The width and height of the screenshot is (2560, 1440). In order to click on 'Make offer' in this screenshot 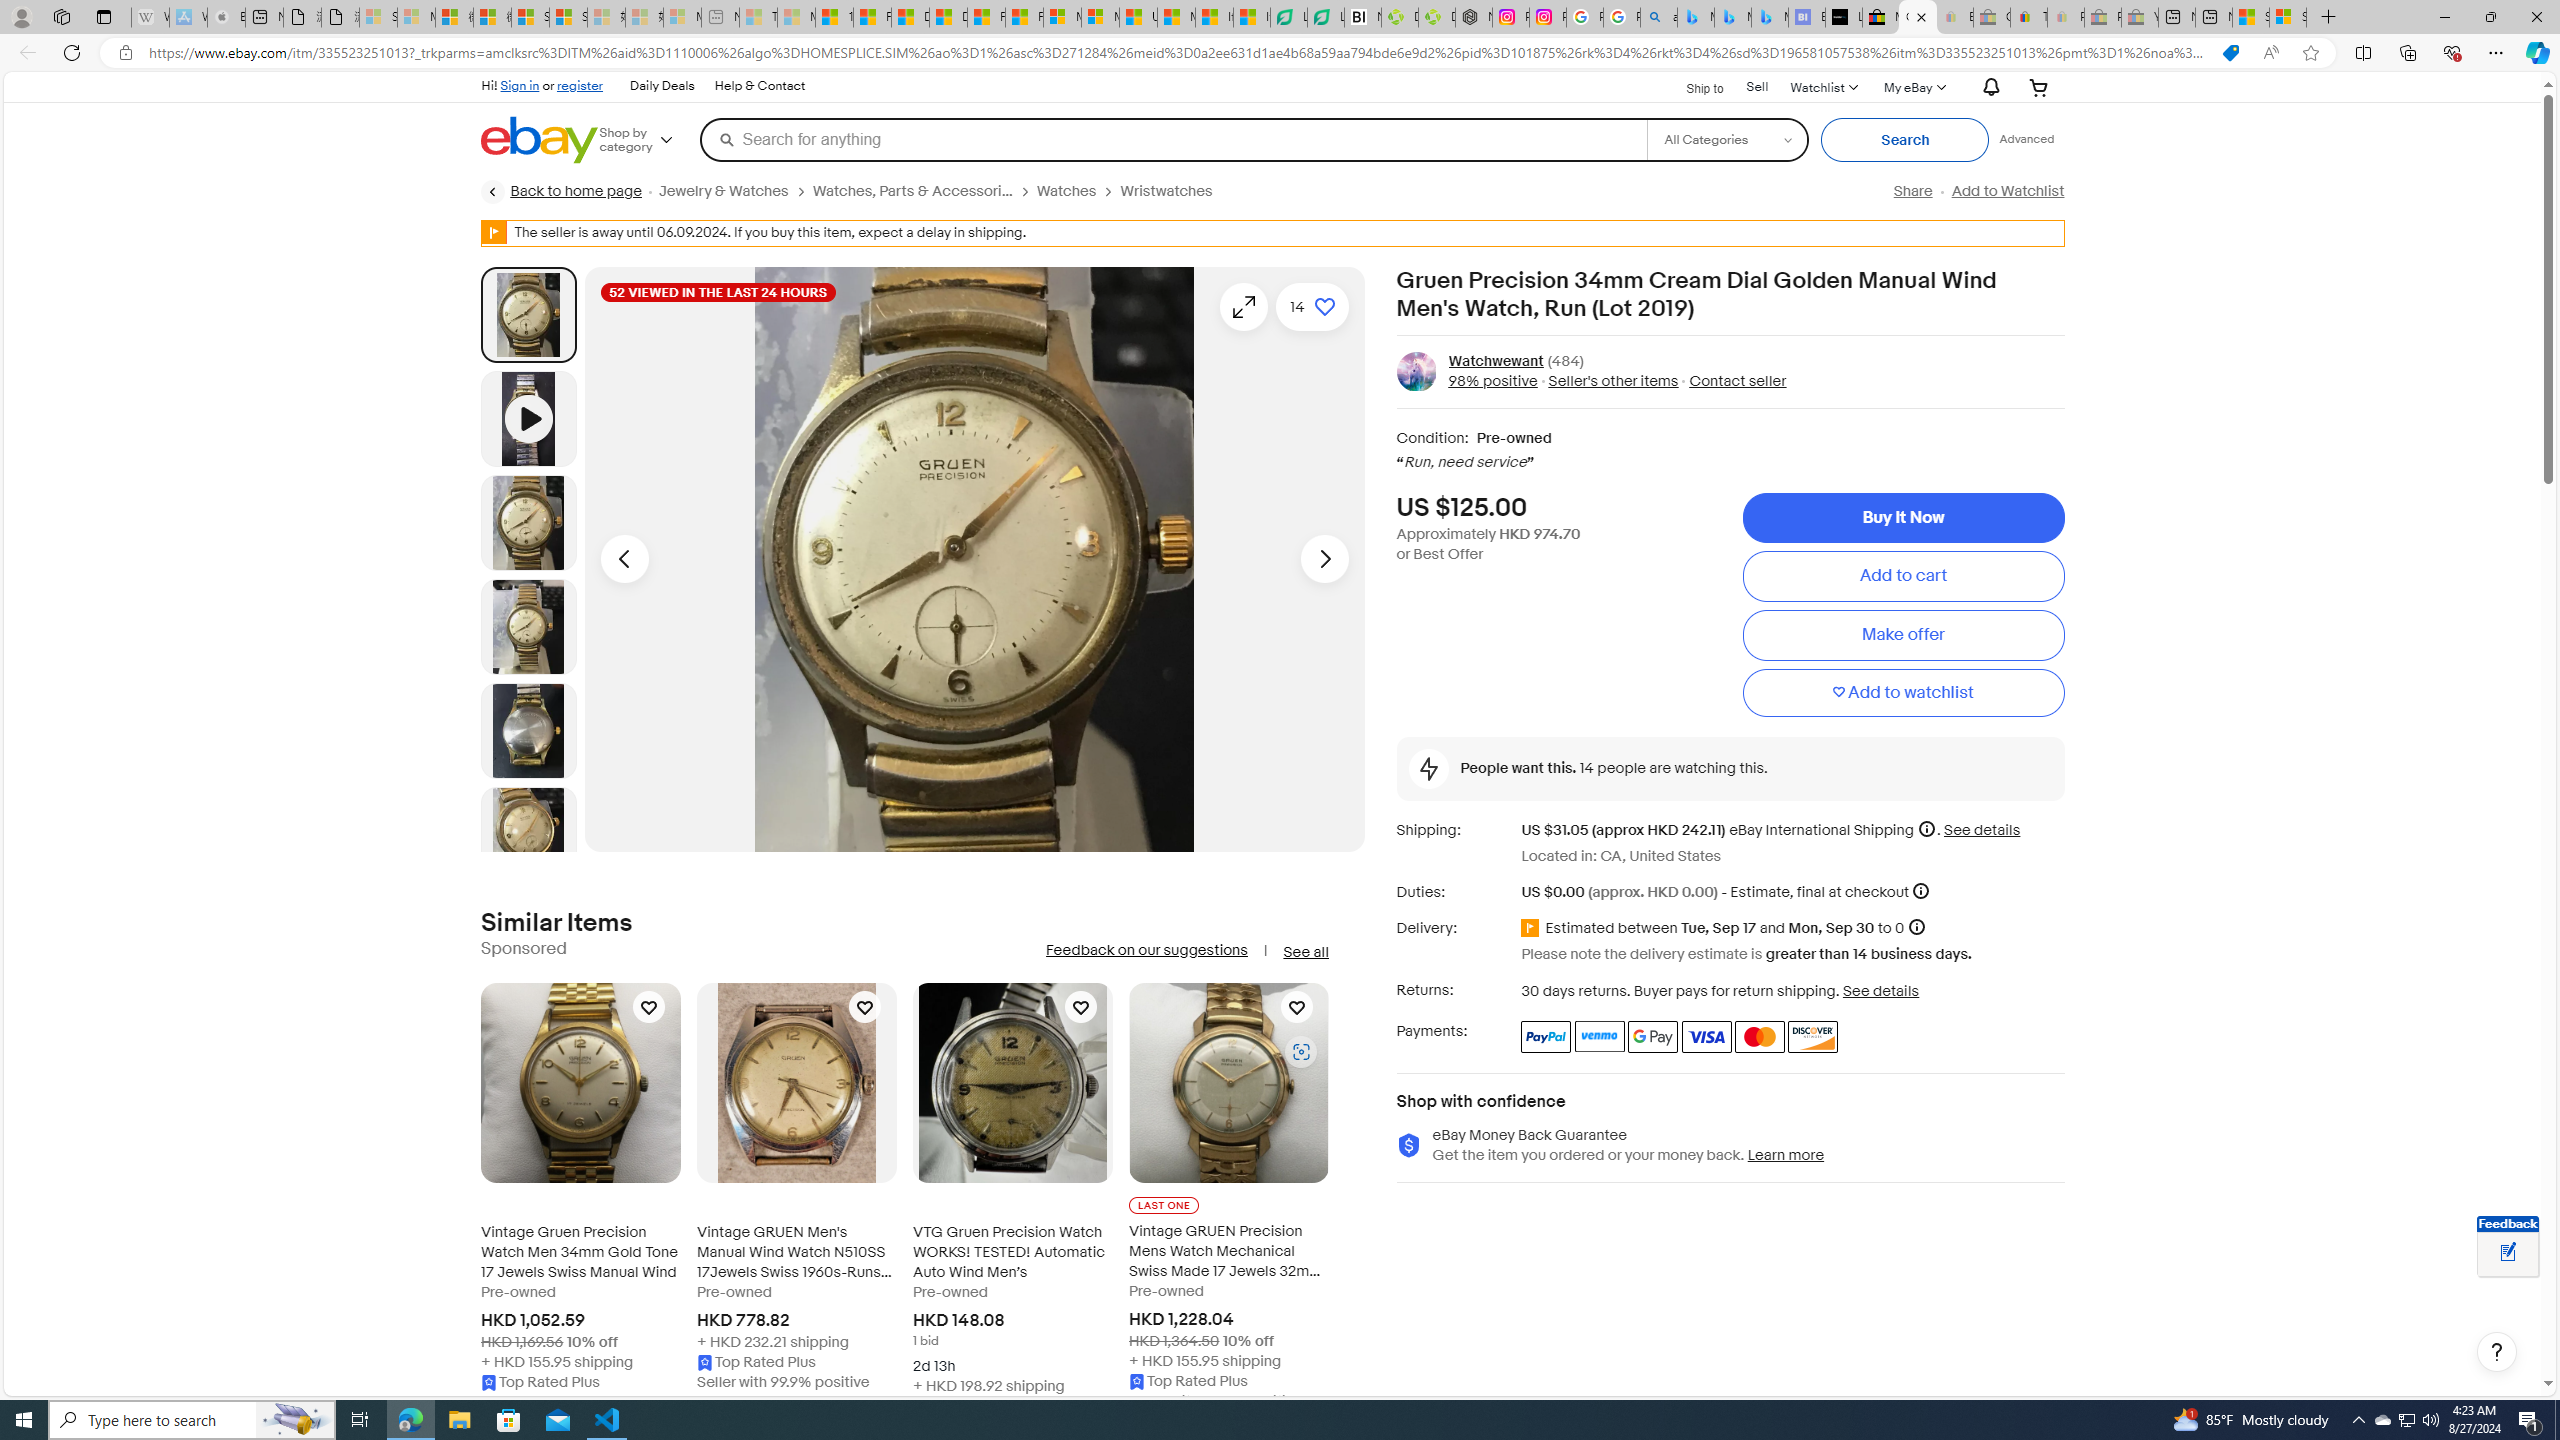, I will do `click(1903, 635)`.